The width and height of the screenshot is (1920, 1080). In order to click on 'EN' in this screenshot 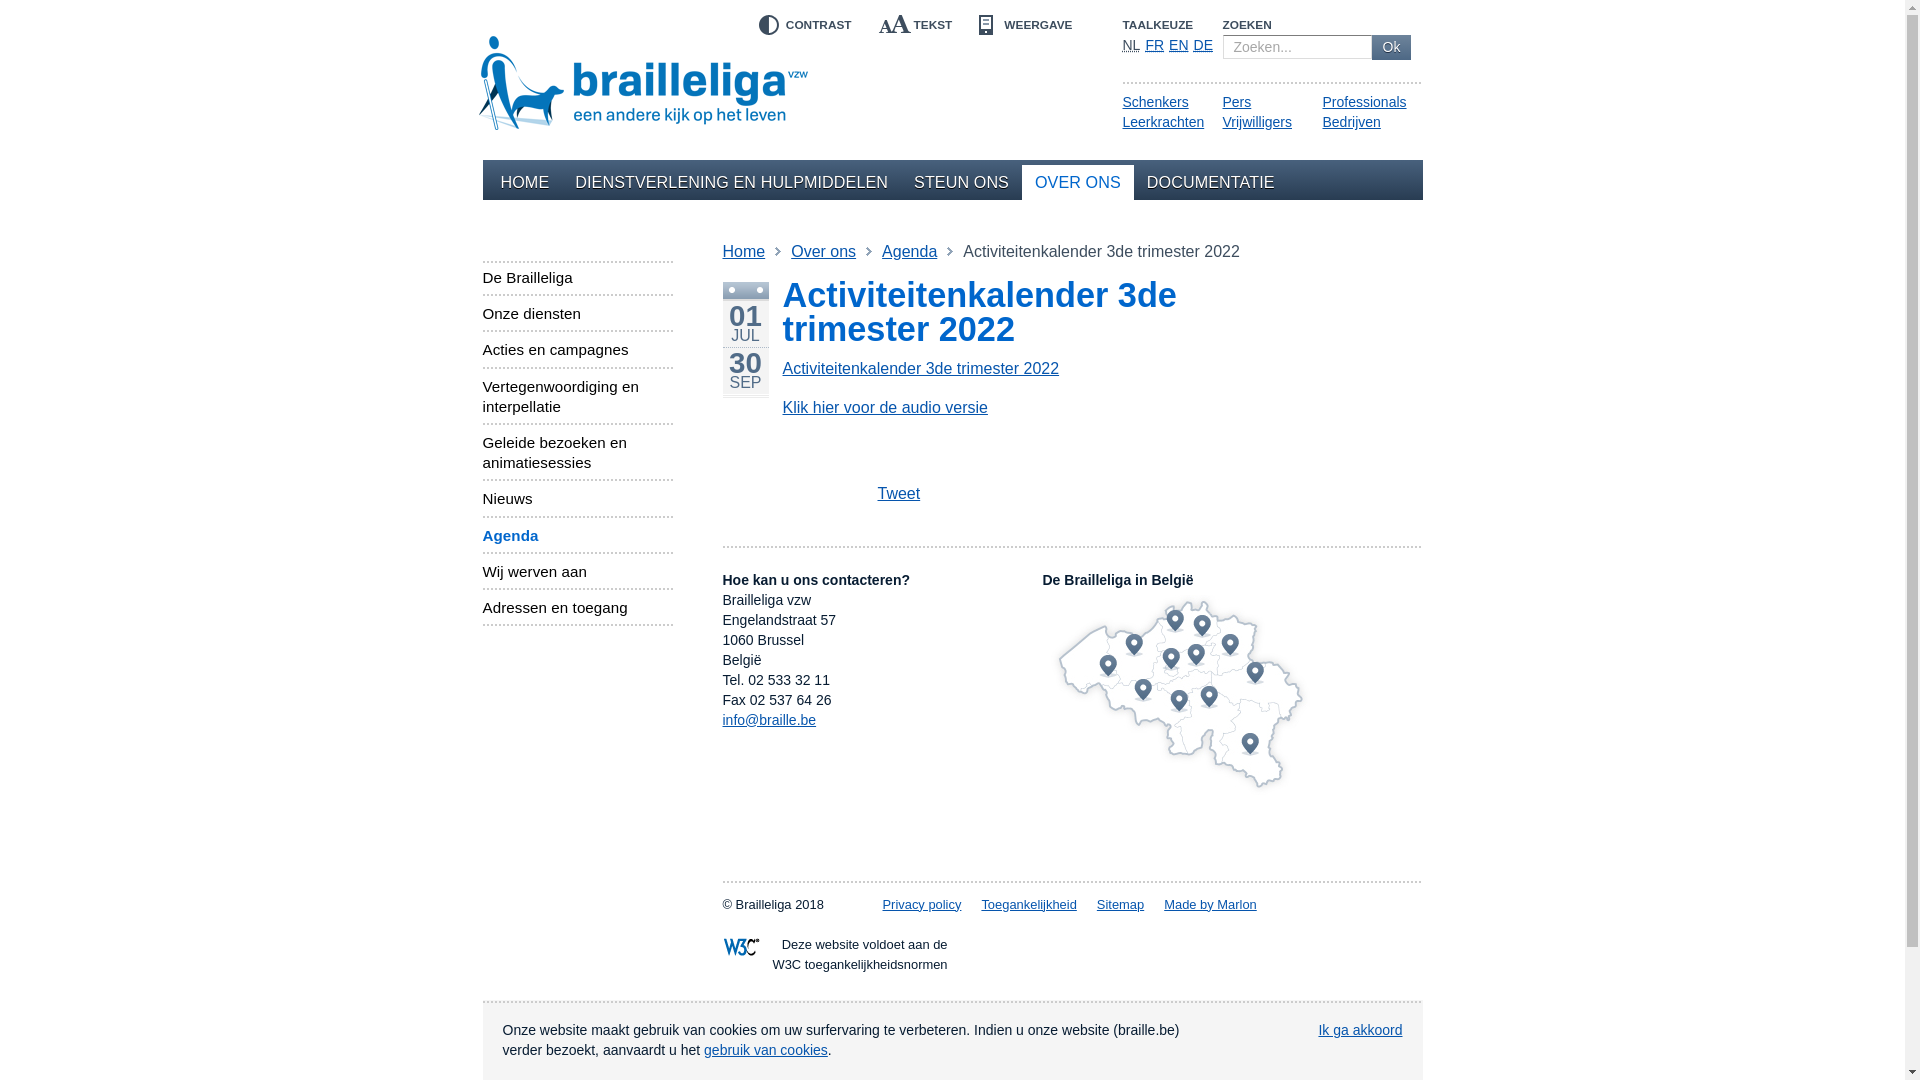, I will do `click(1178, 45)`.